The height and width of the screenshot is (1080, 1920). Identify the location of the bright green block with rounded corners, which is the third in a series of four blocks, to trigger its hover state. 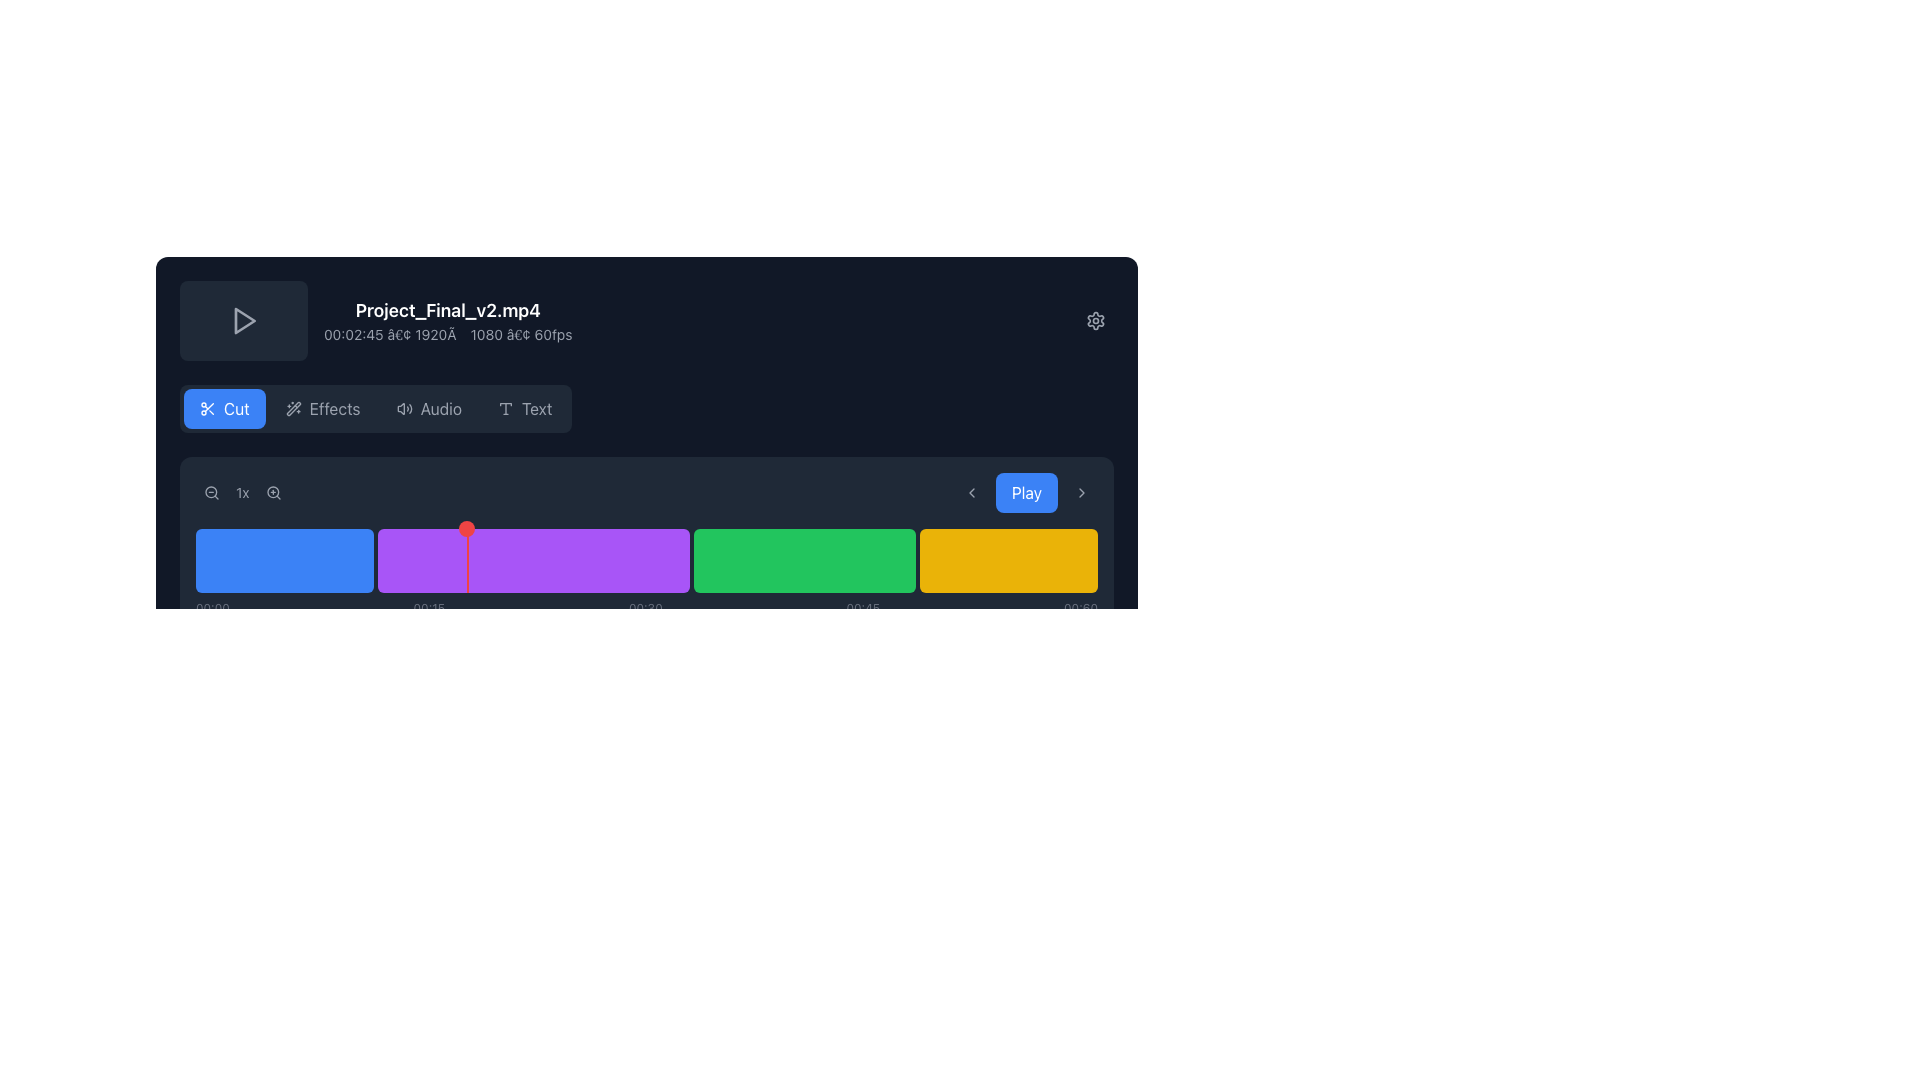
(804, 560).